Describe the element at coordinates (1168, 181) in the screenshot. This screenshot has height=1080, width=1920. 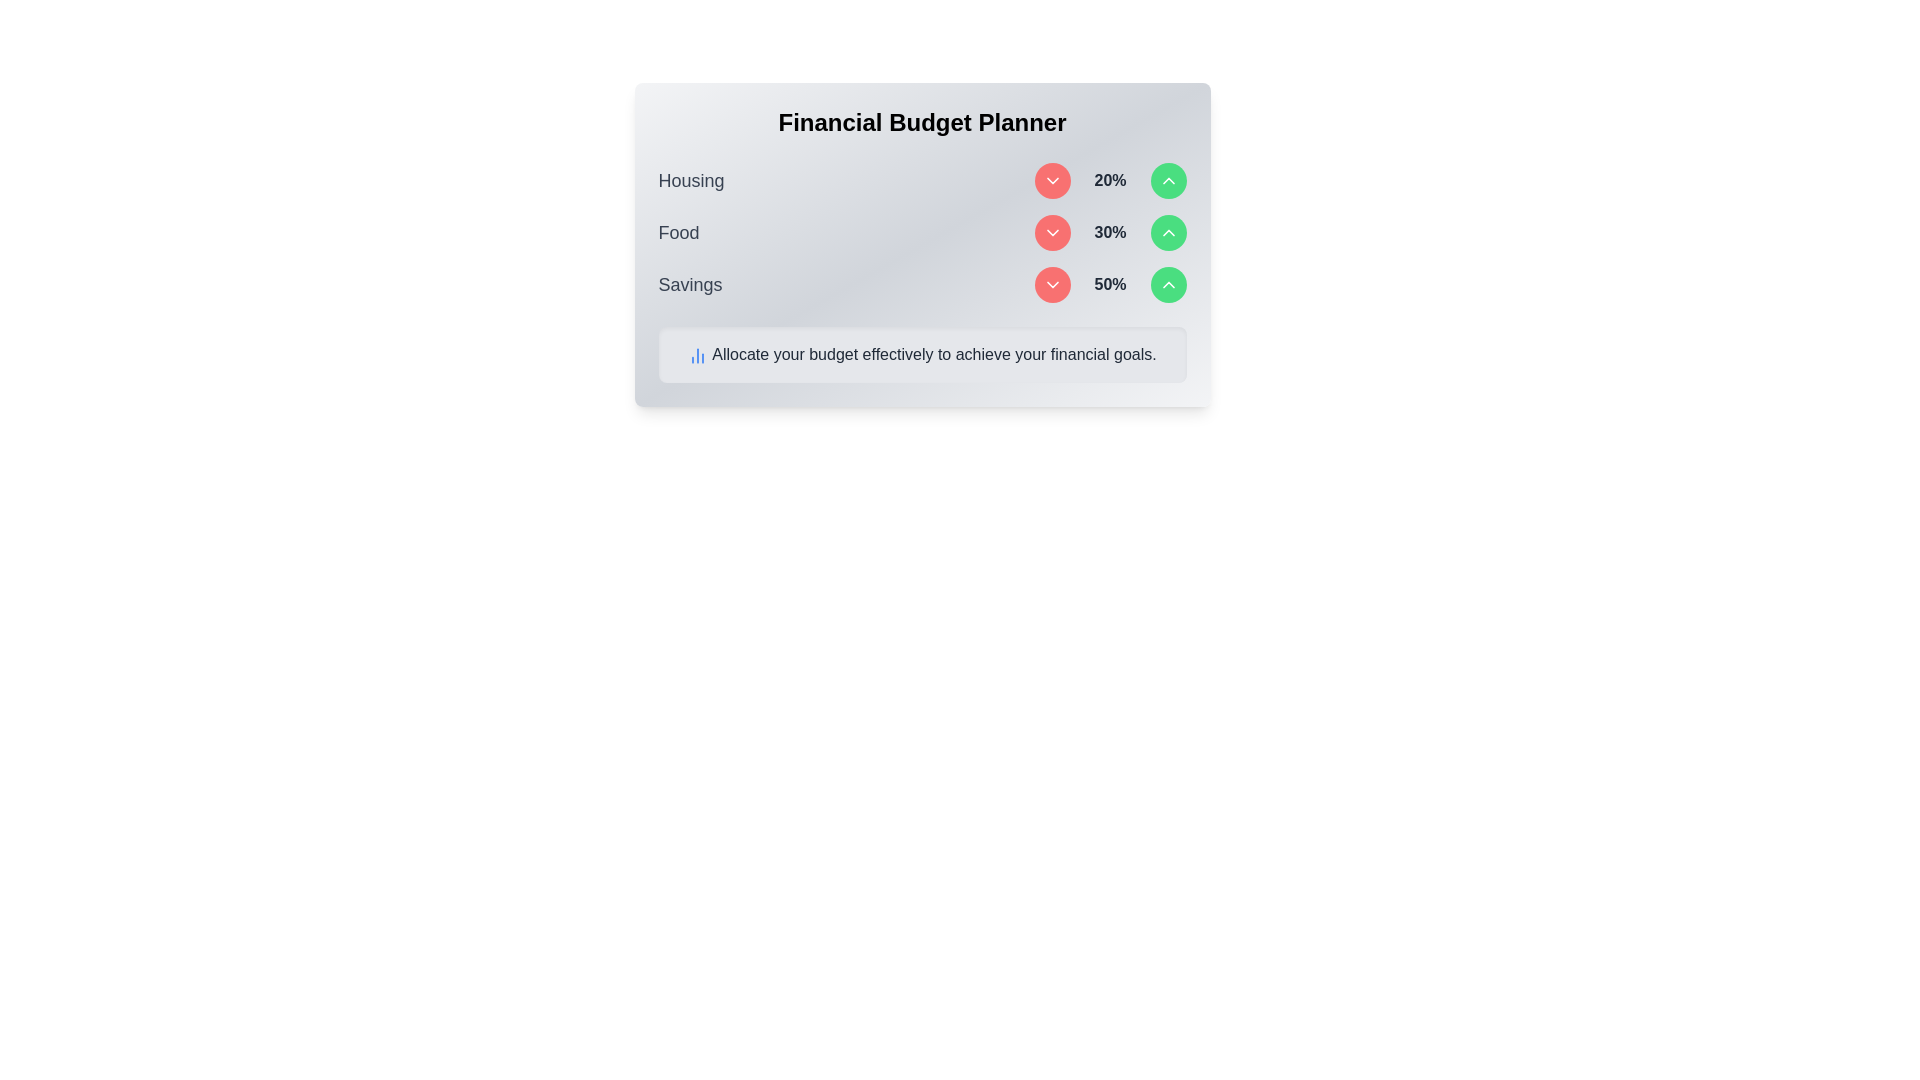
I see `the green circular button with a white upward-pointing chevron icon, located at the rightmost side of the '20%' row, to observe its hover effect` at that location.